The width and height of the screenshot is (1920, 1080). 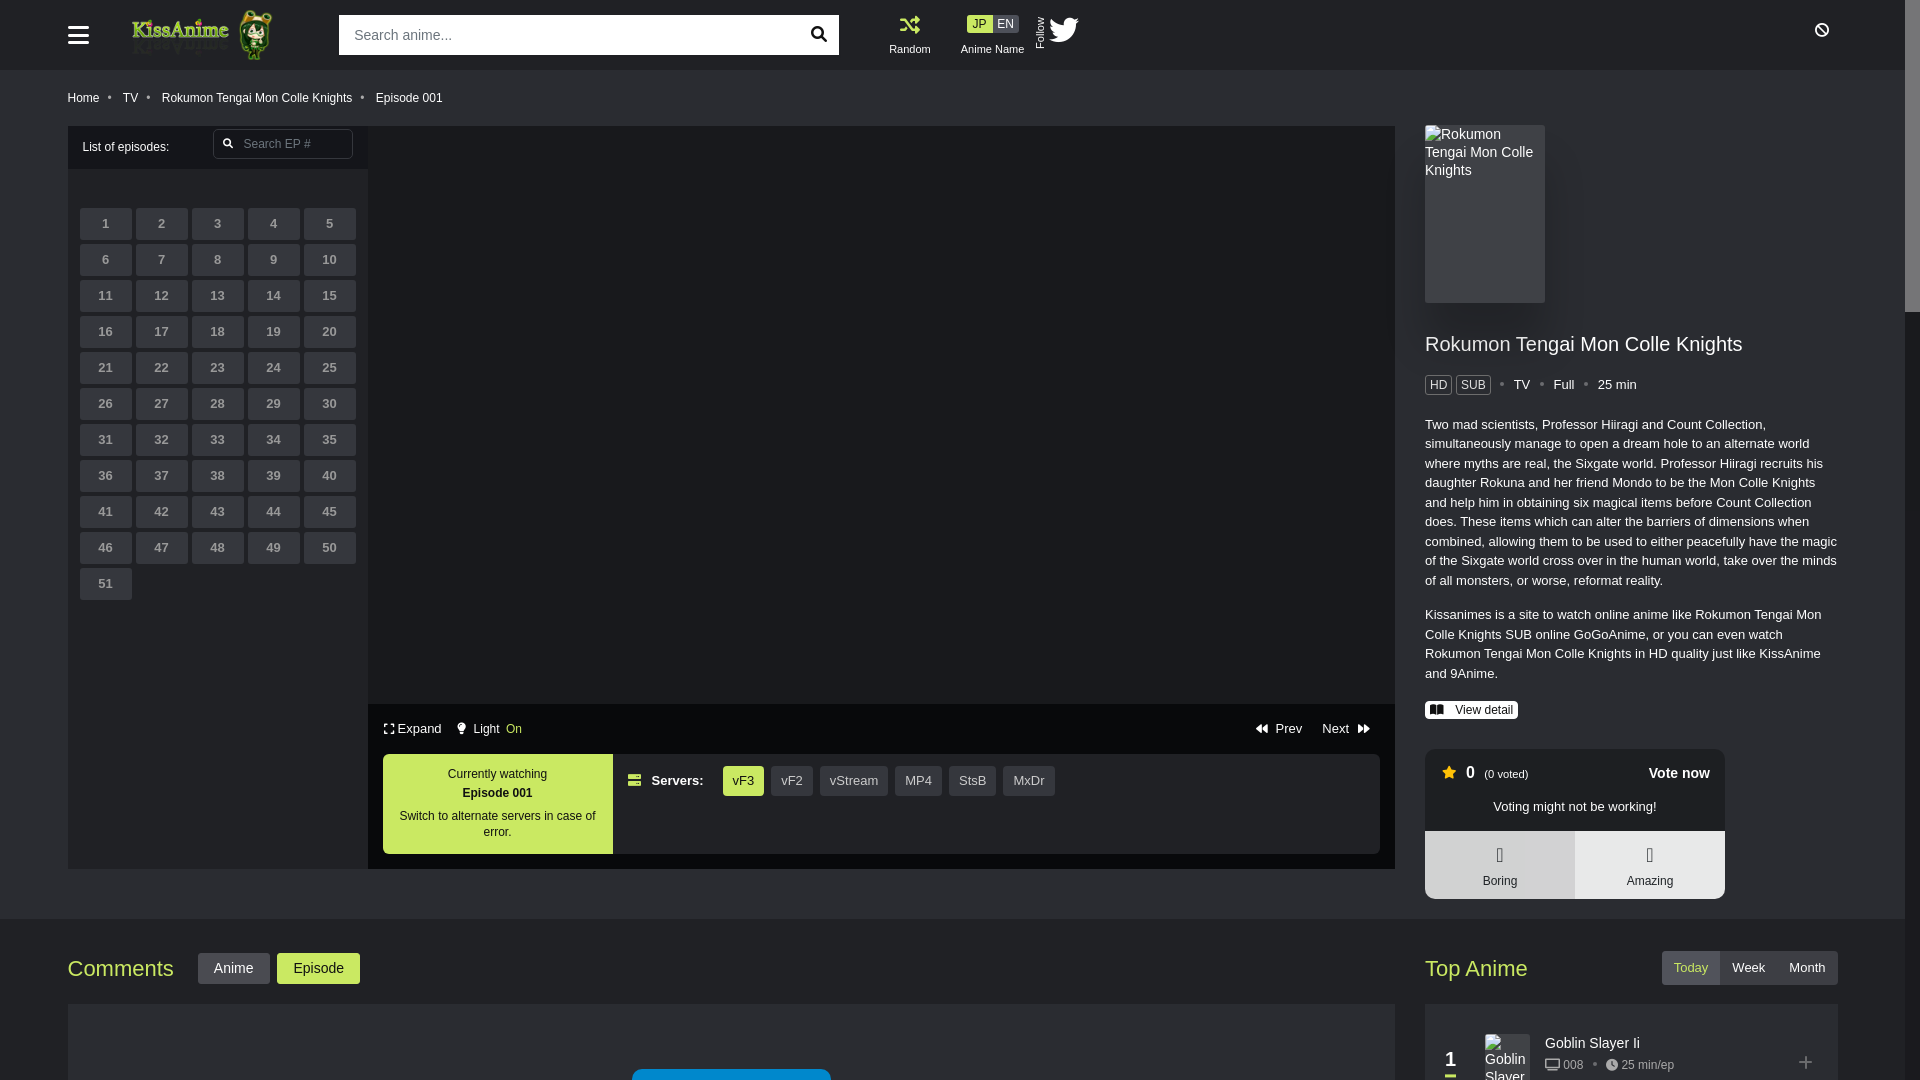 What do you see at coordinates (217, 367) in the screenshot?
I see `'23'` at bounding box center [217, 367].